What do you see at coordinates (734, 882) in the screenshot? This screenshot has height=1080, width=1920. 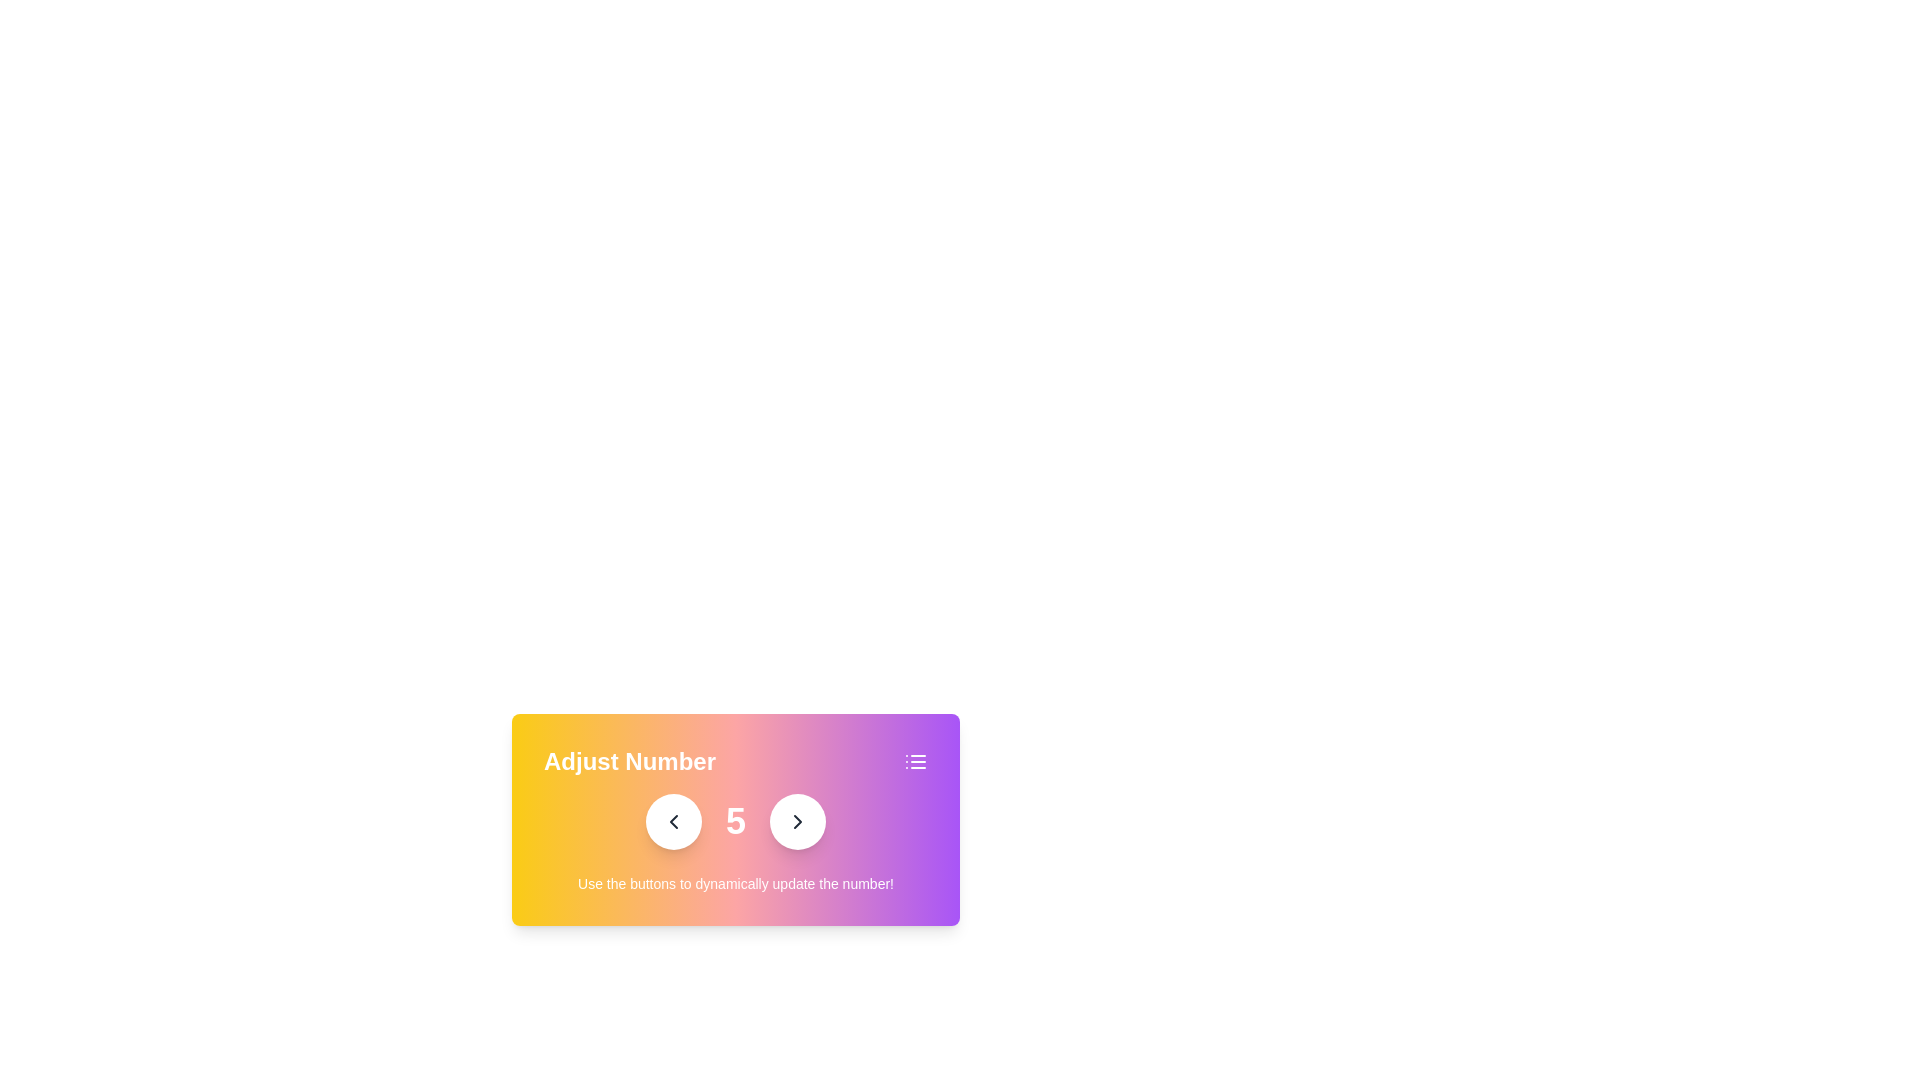 I see `the text caption that states 'Use the buttons to dynamically update the number!' which is centrally aligned below the numeric display and navigation buttons, to check for potential interactions` at bounding box center [734, 882].